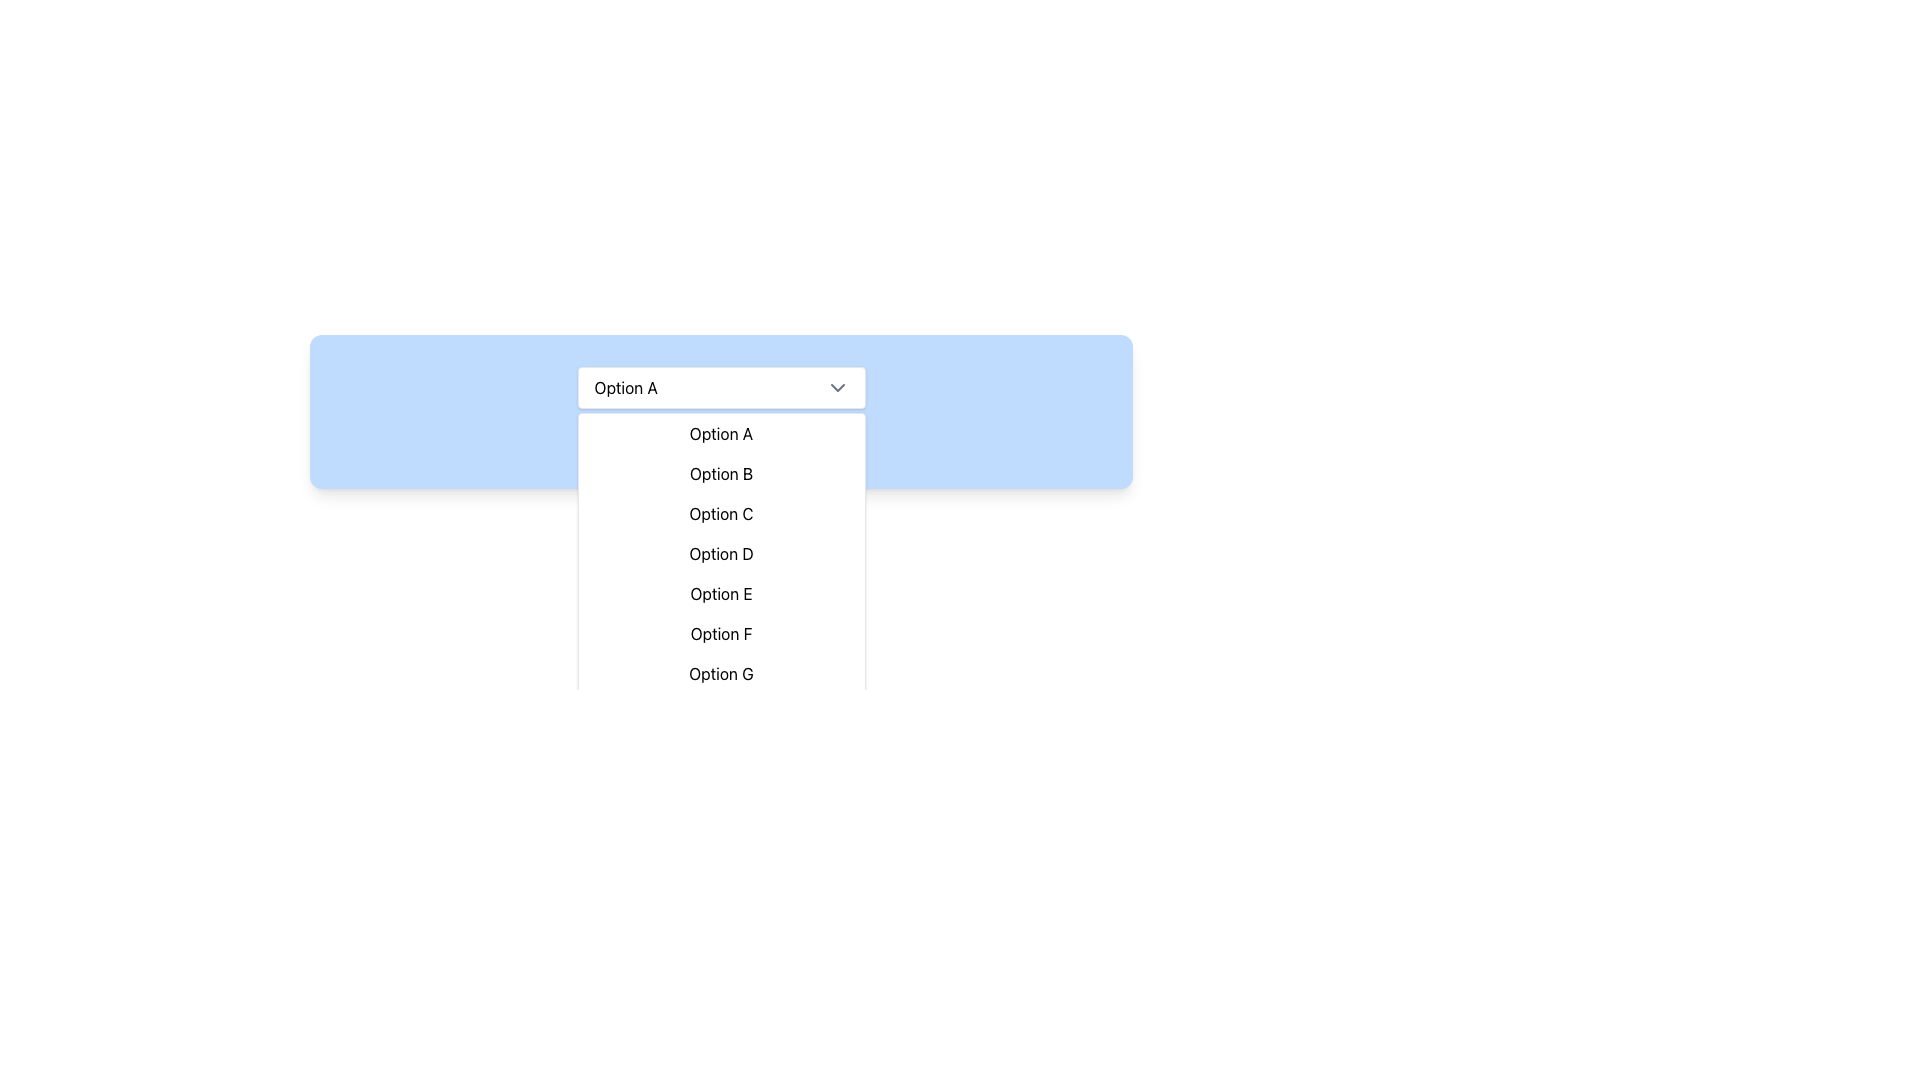 This screenshot has height=1080, width=1920. What do you see at coordinates (720, 633) in the screenshot?
I see `the dropdown menu item labeled 'Option F'` at bounding box center [720, 633].